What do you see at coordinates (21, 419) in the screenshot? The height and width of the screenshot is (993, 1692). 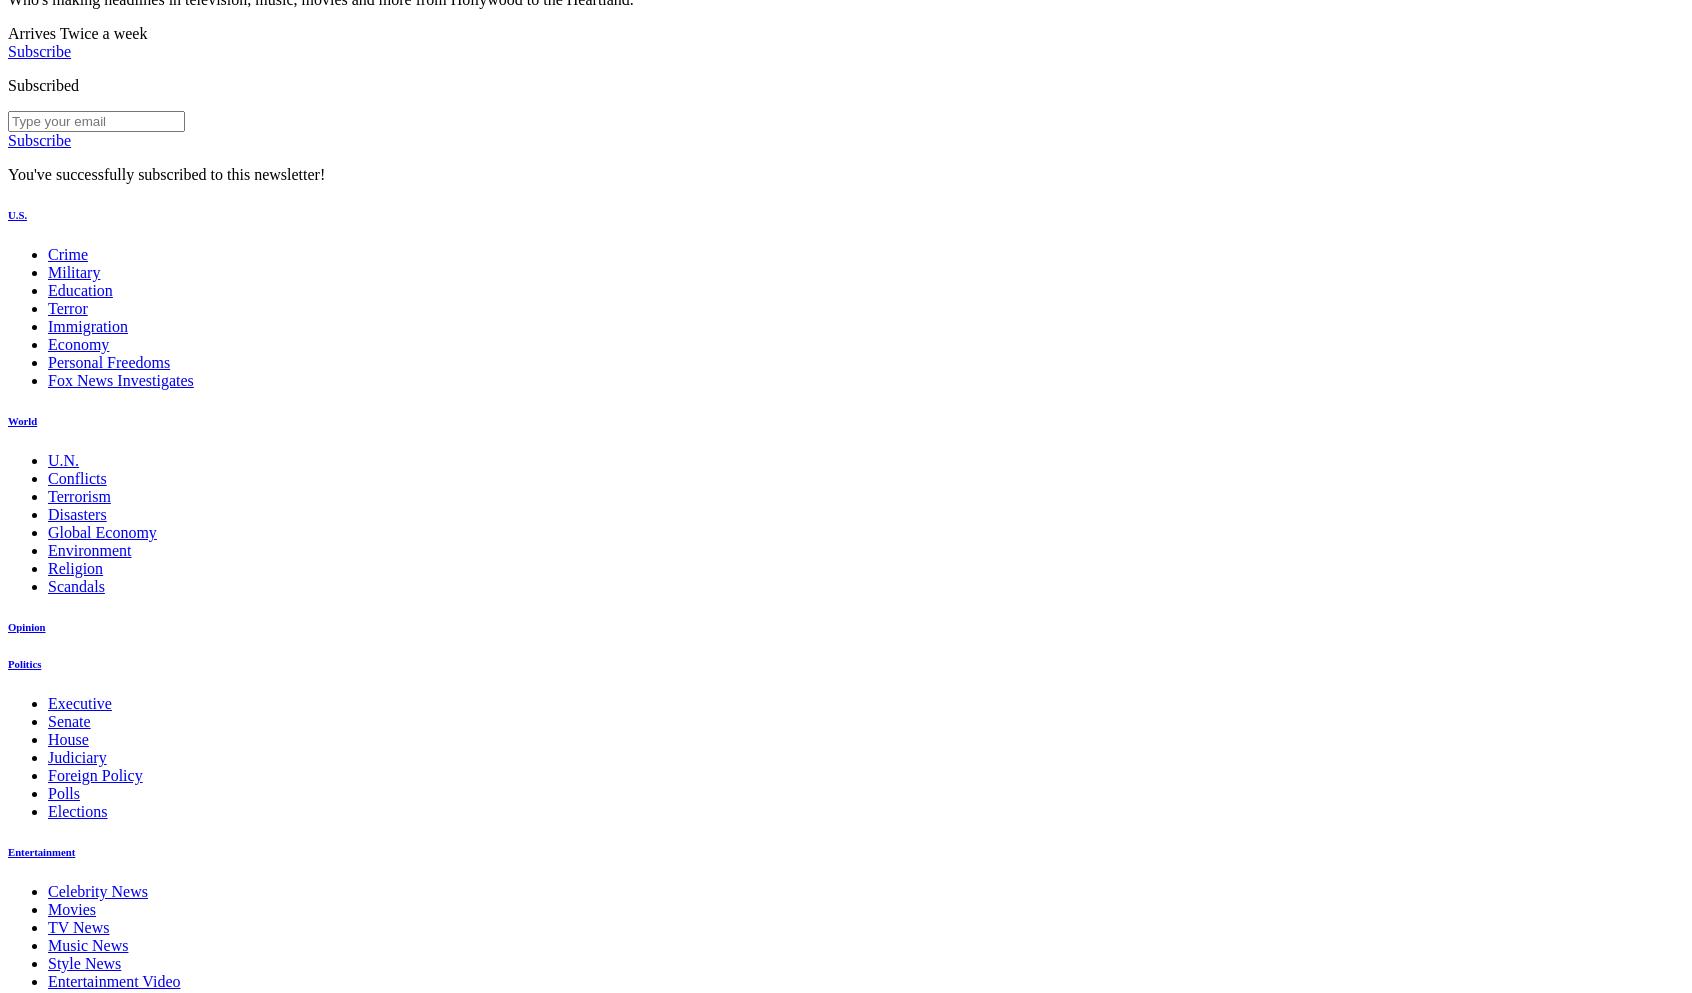 I see `'World'` at bounding box center [21, 419].